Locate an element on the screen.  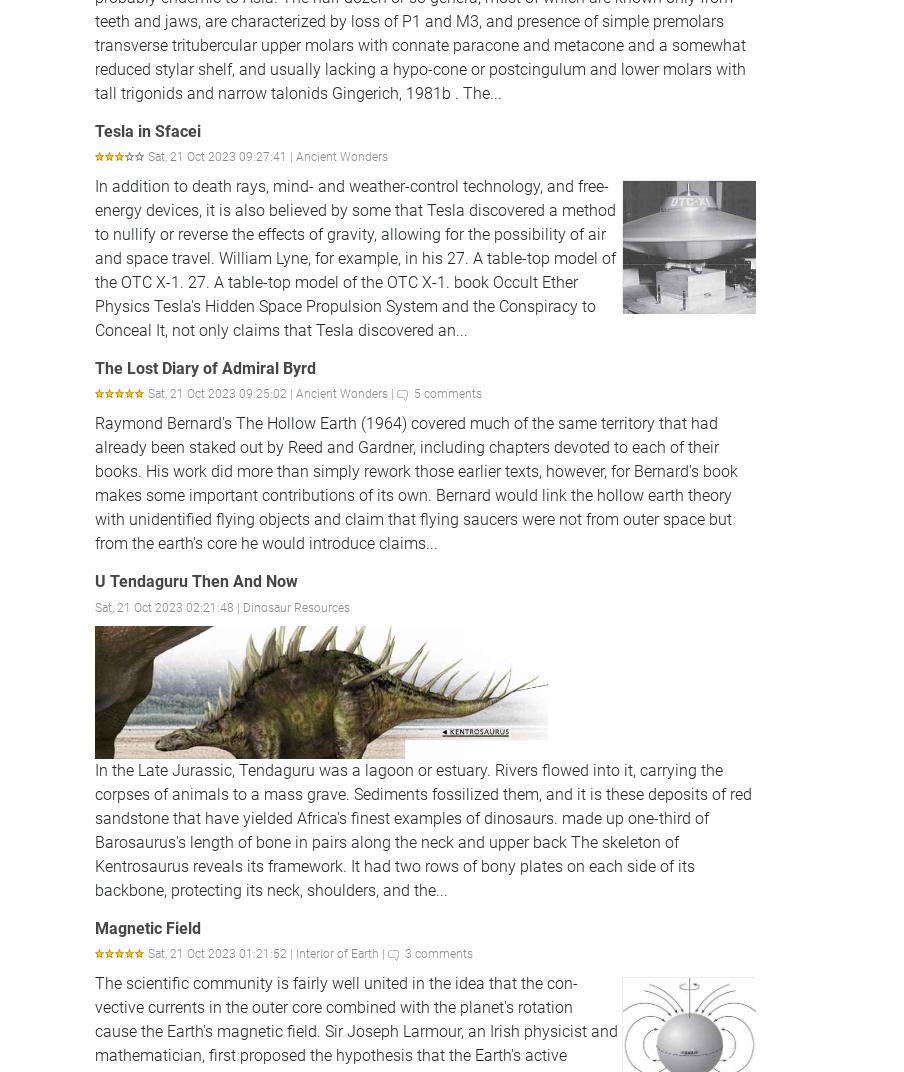
'The Lost Diary of Admiral Byrd' is located at coordinates (95, 368).